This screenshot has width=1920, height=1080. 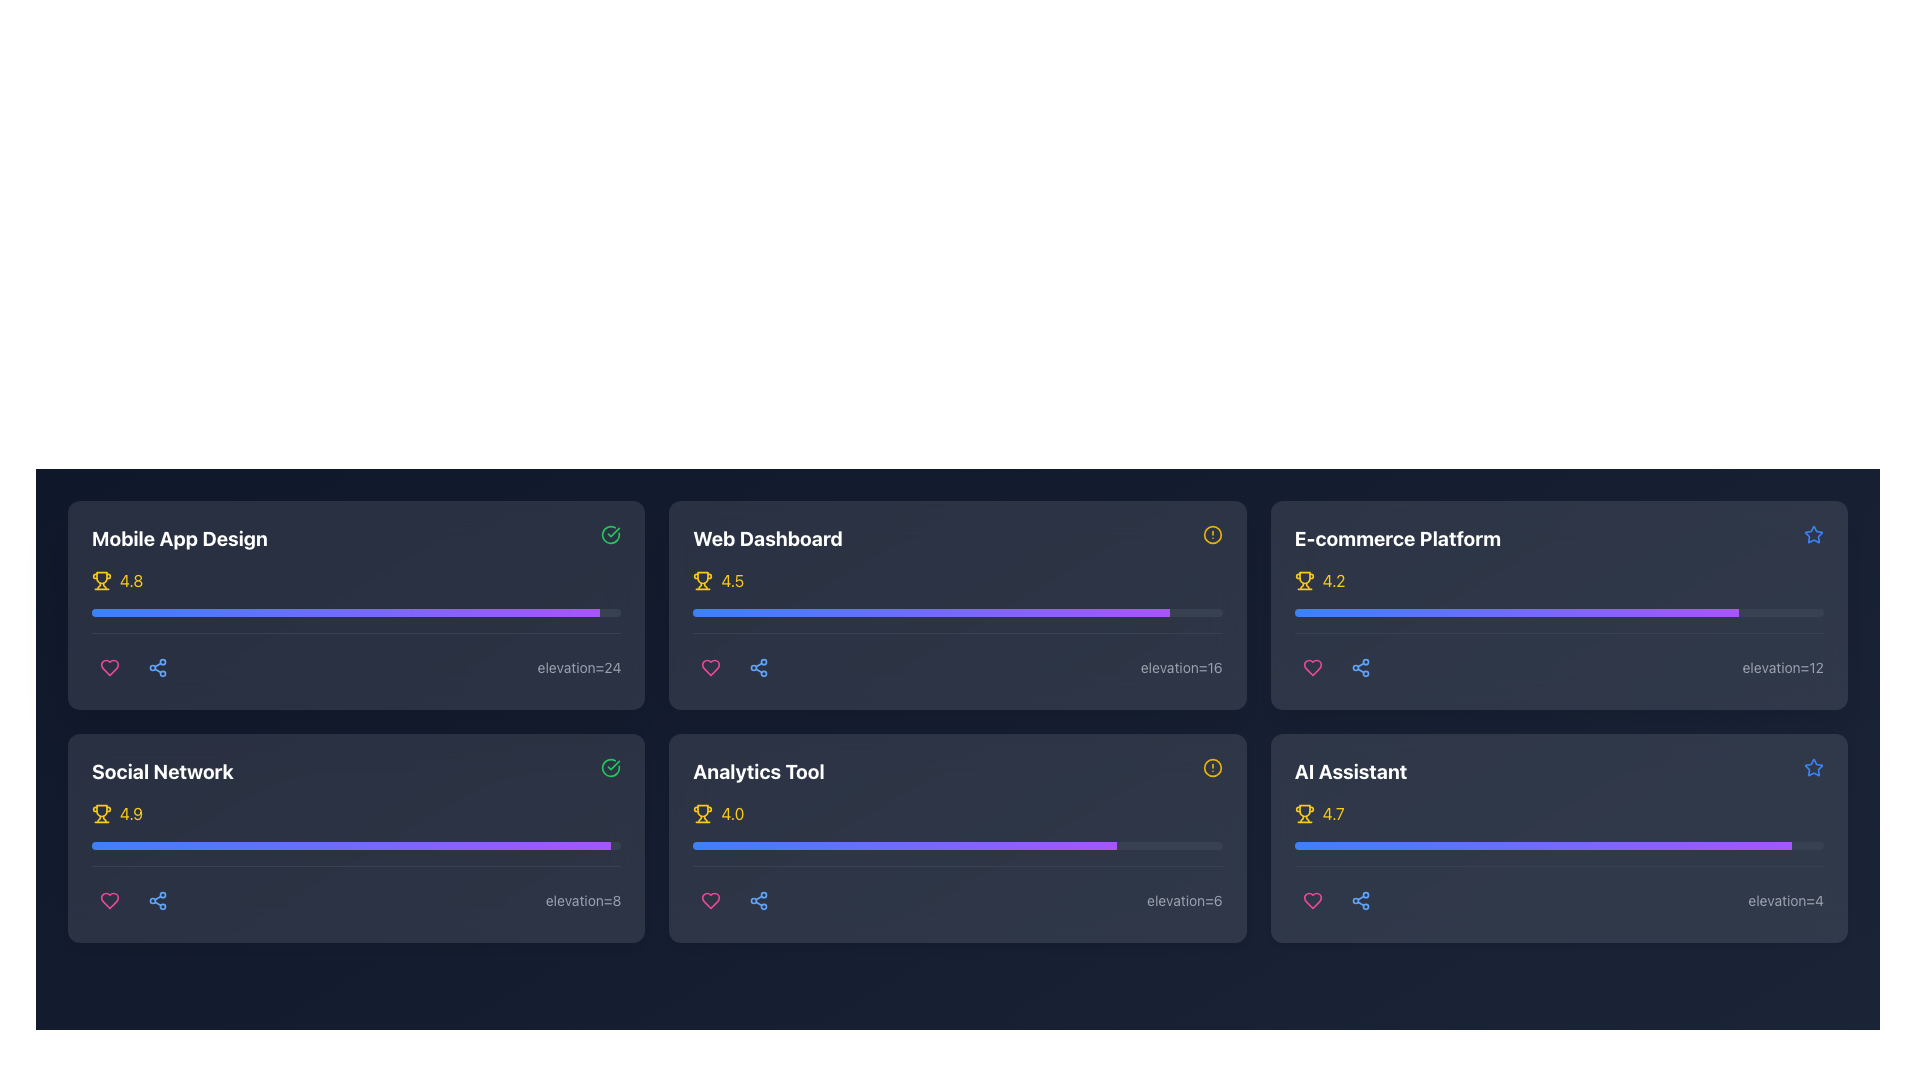 What do you see at coordinates (157, 901) in the screenshot?
I see `the share button located at the bottom right of the 'Social Network' card to enable keyboard navigation` at bounding box center [157, 901].